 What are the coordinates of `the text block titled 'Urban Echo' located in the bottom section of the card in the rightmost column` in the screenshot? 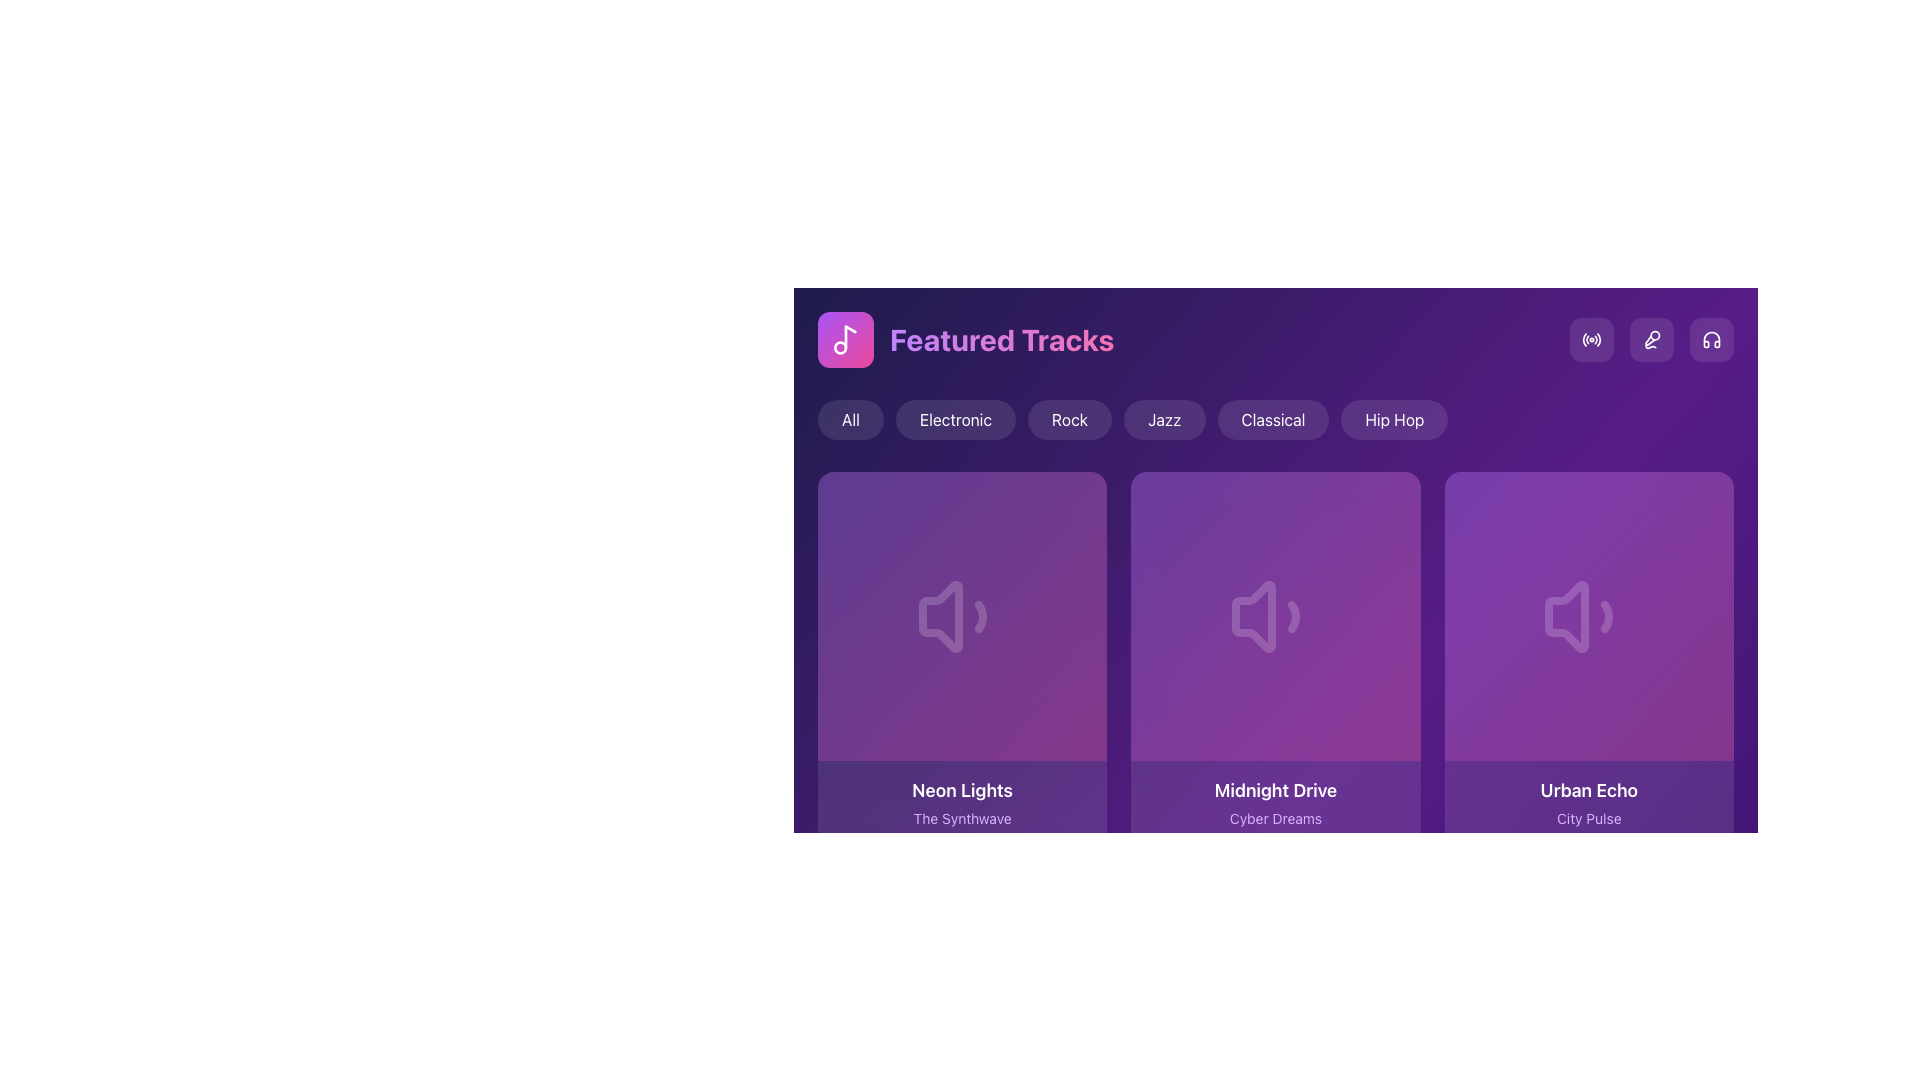 It's located at (1588, 802).